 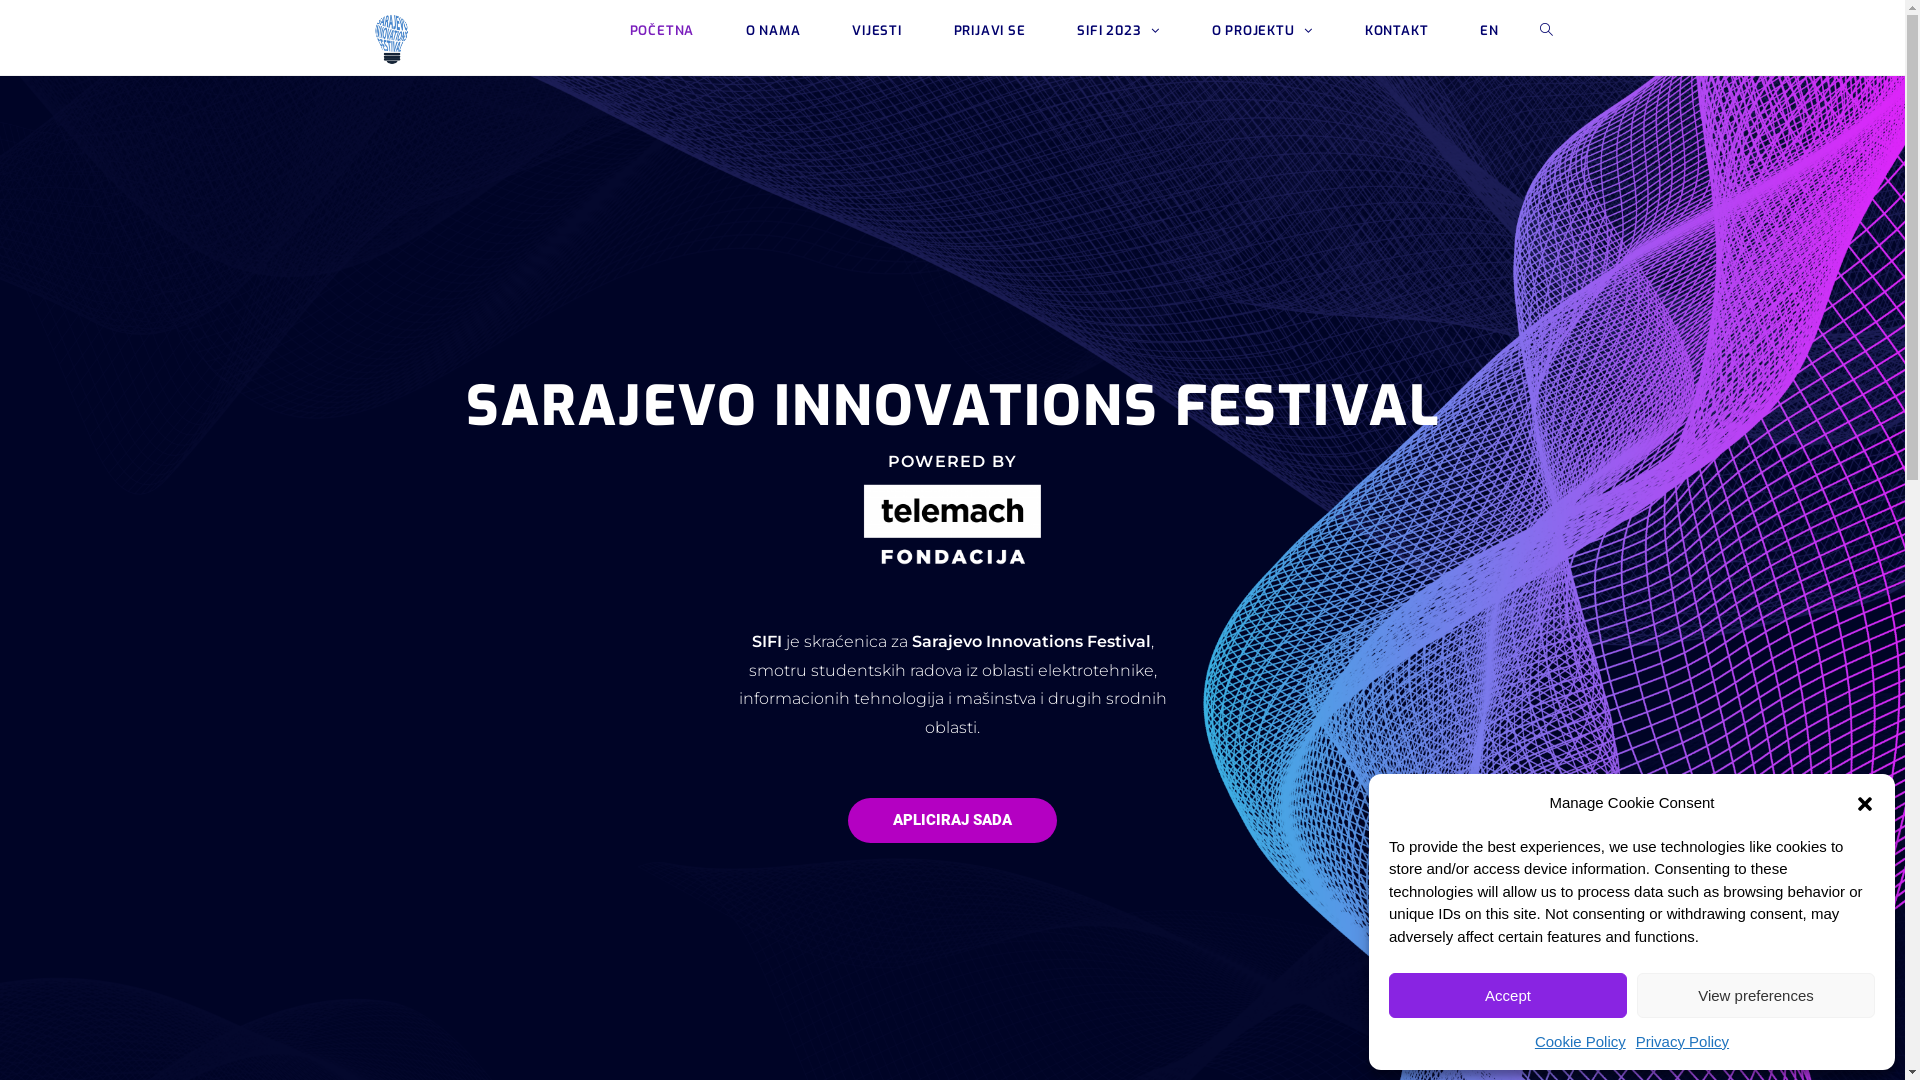 What do you see at coordinates (1395, 30) in the screenshot?
I see `'KONTAKT'` at bounding box center [1395, 30].